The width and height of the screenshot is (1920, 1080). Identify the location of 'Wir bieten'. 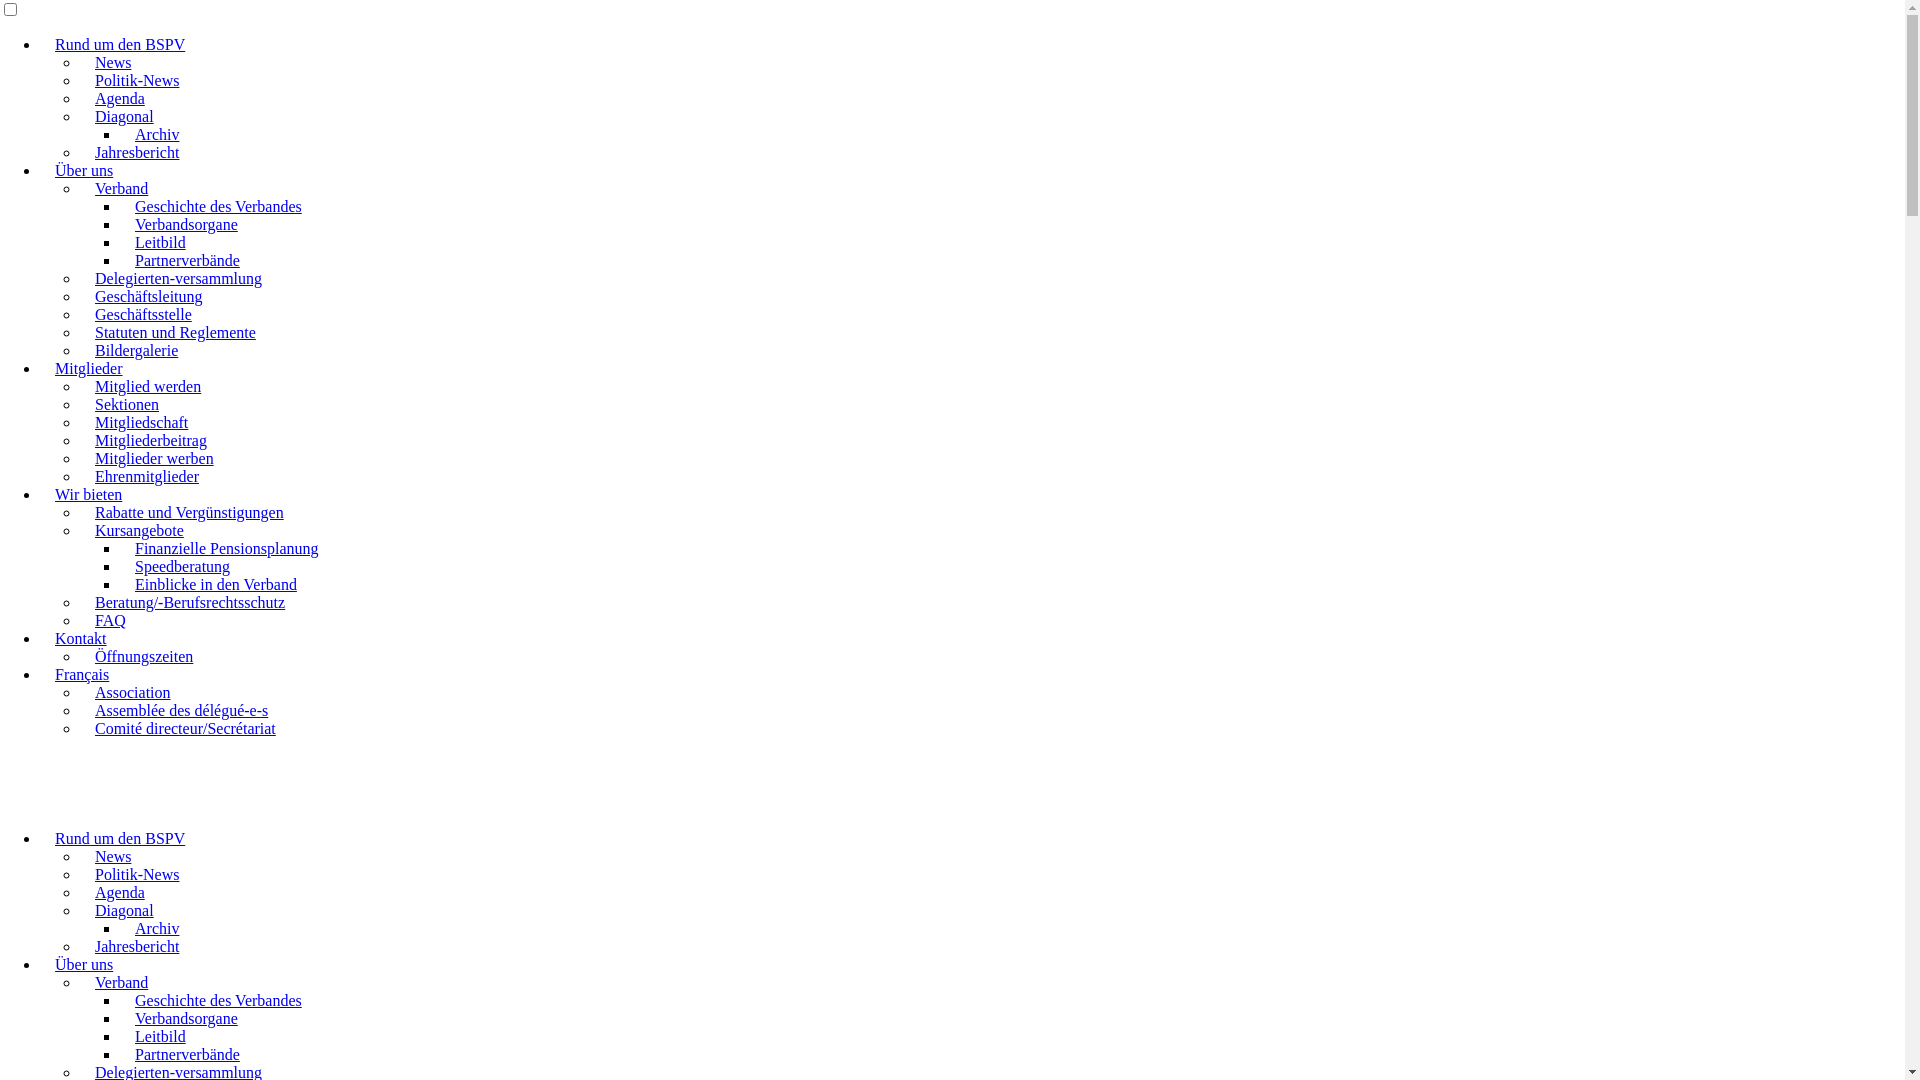
(87, 494).